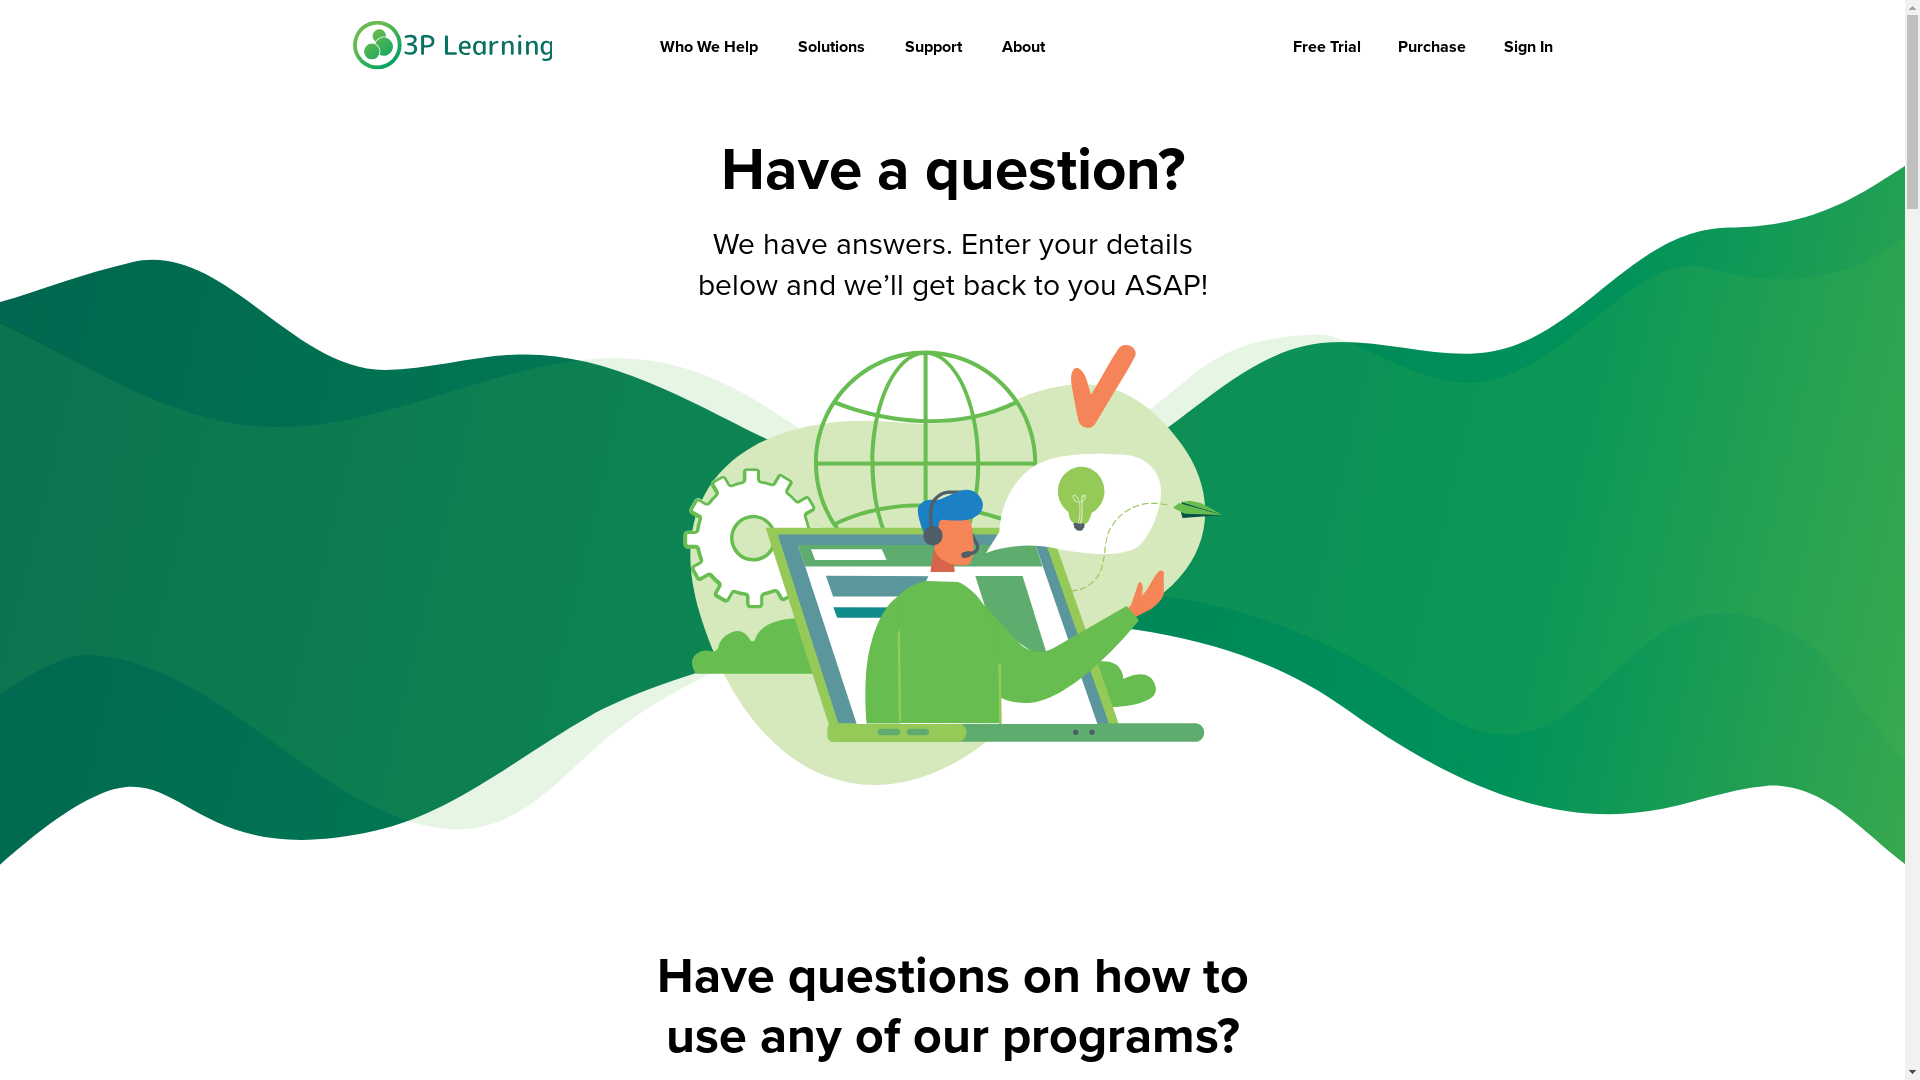  Describe the element at coordinates (904, 45) in the screenshot. I see `'Support'` at that location.